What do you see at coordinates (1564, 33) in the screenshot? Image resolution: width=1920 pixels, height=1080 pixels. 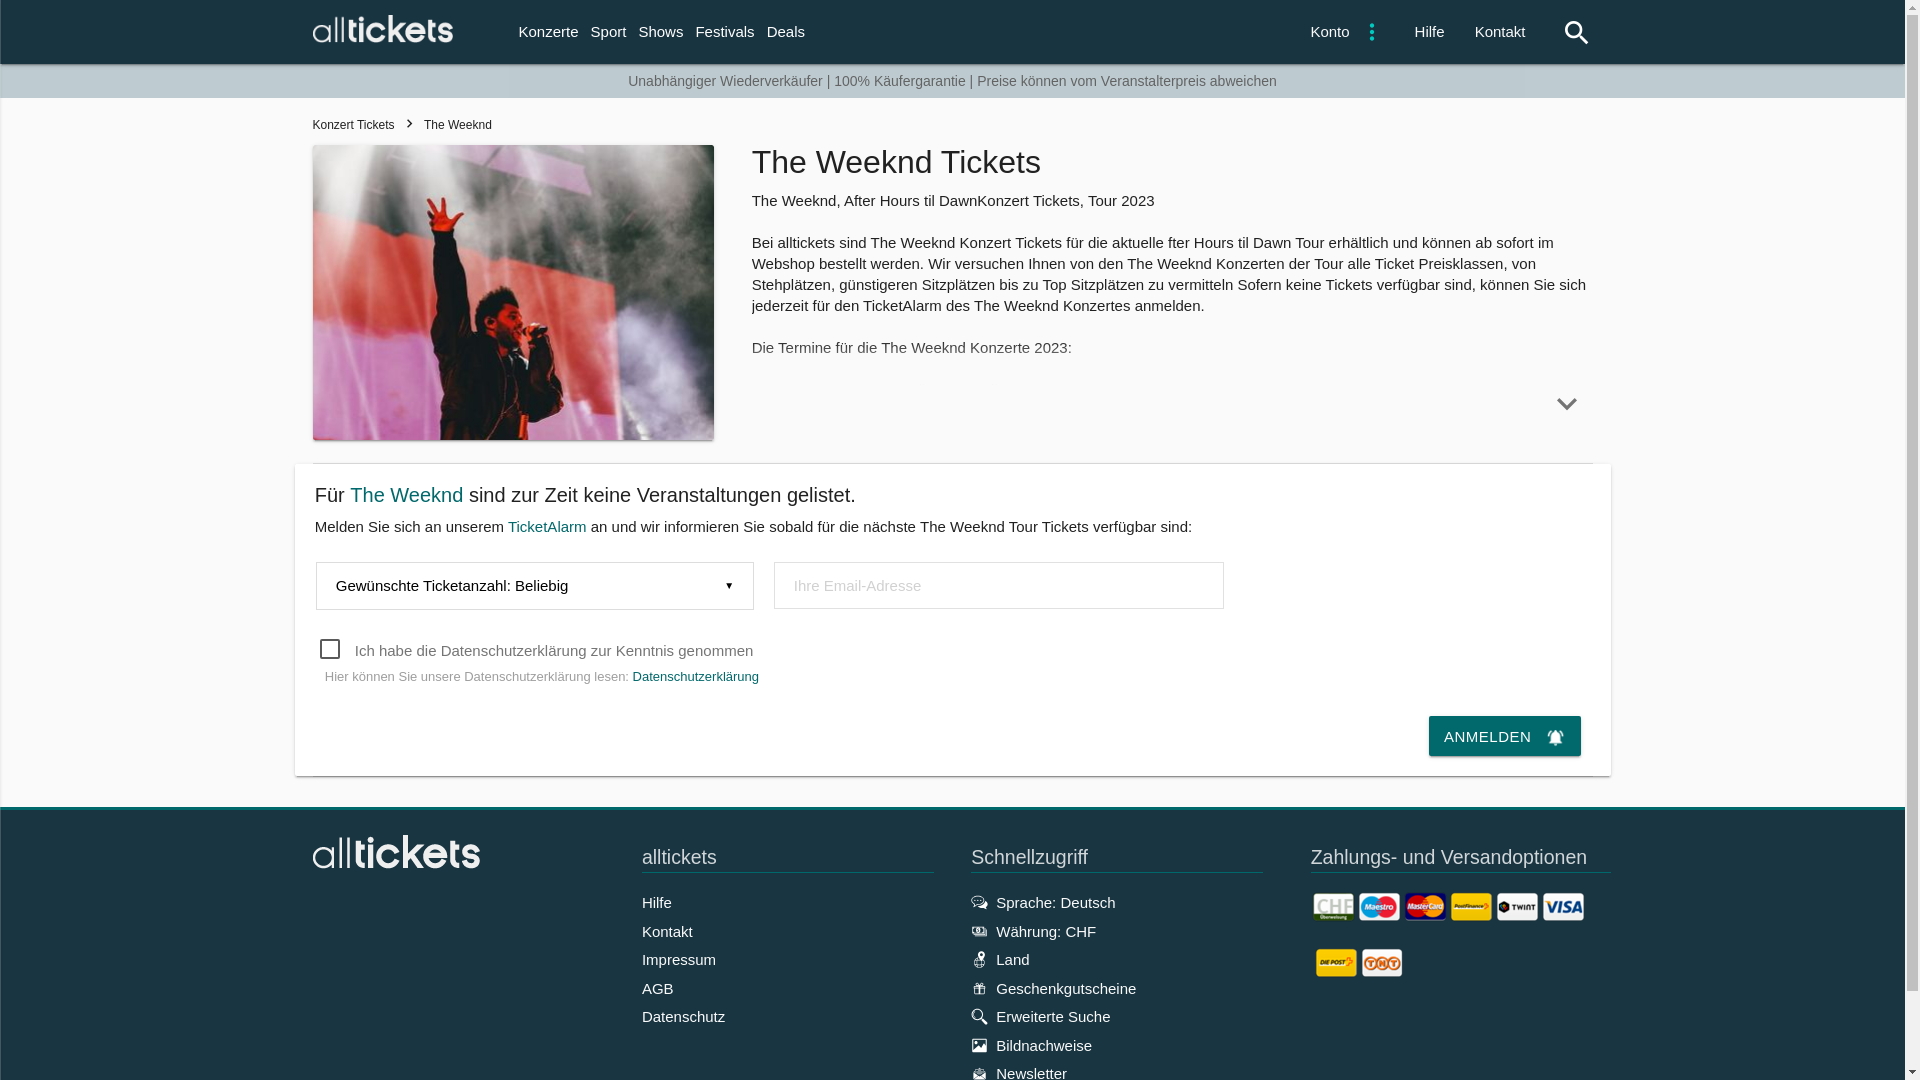 I see `'search'` at bounding box center [1564, 33].